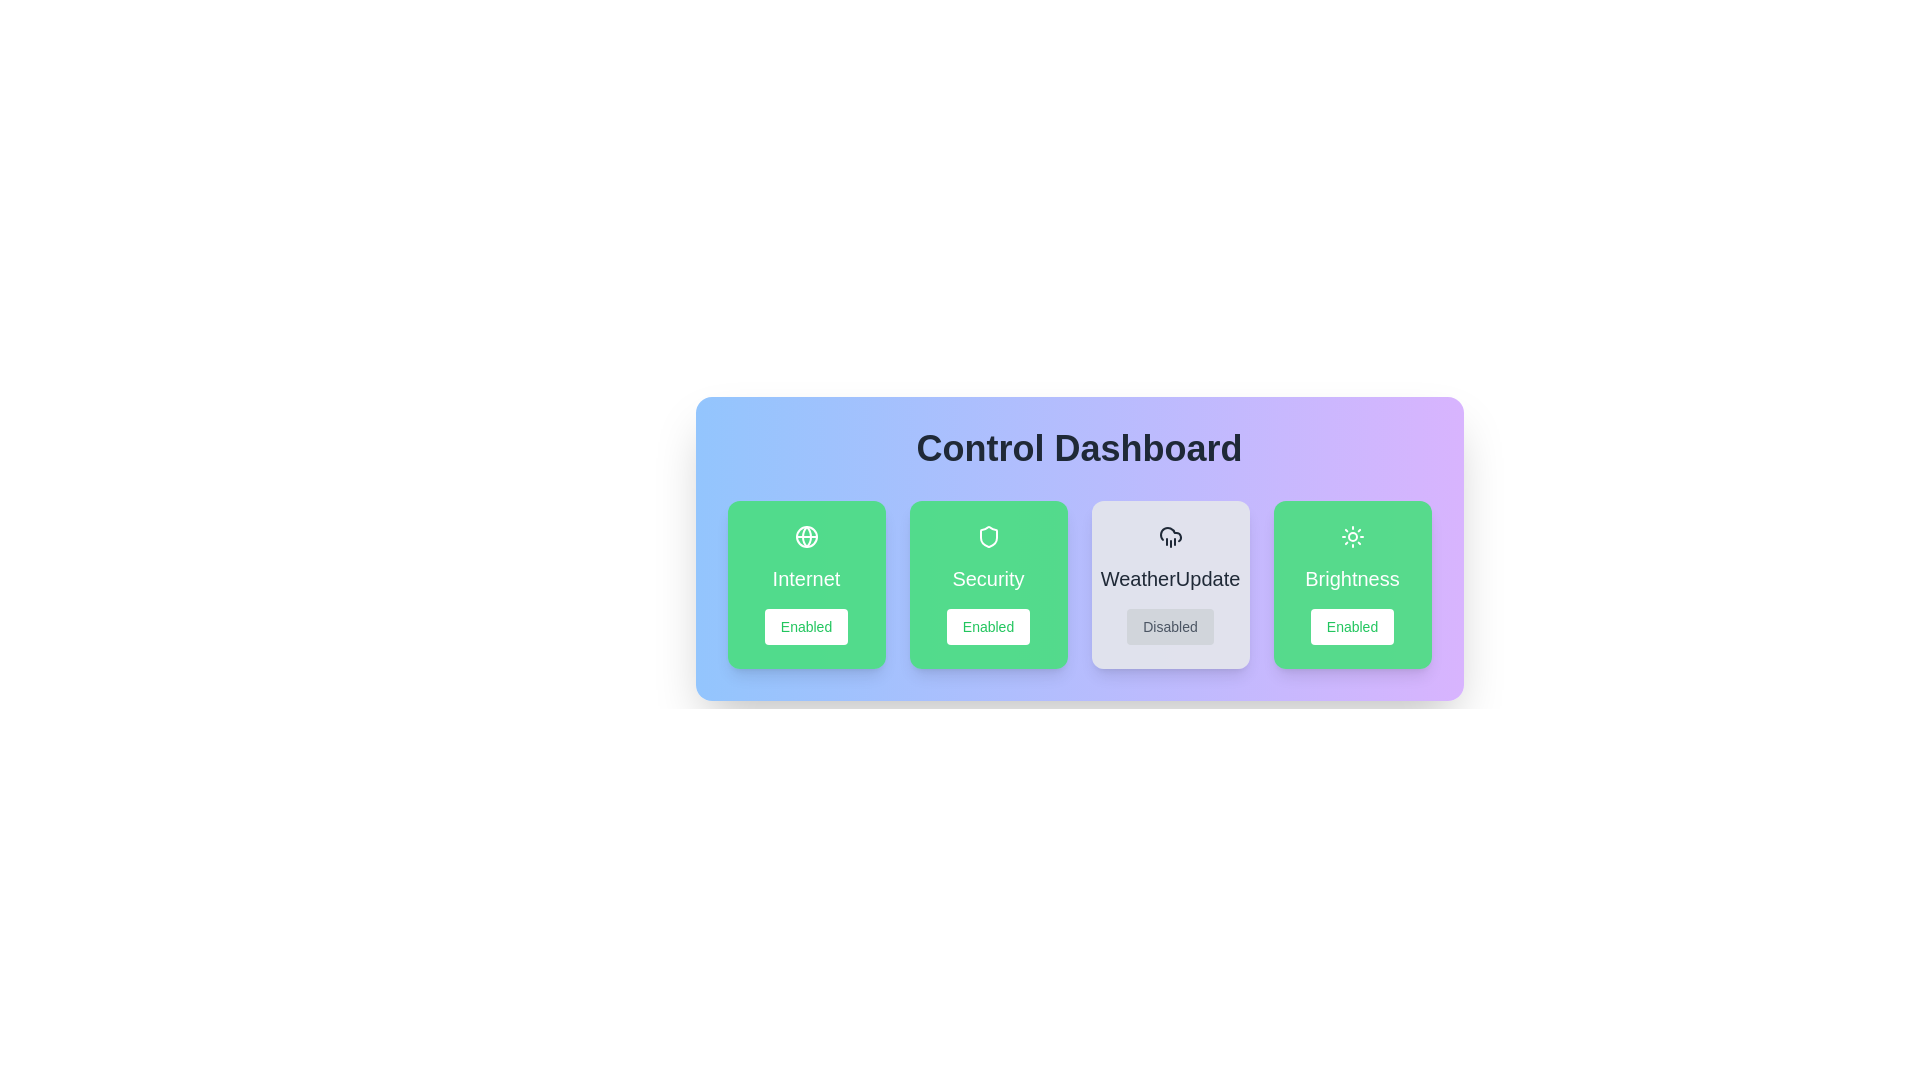 This screenshot has height=1080, width=1920. What do you see at coordinates (806, 626) in the screenshot?
I see `button to toggle the state of the feature Internet` at bounding box center [806, 626].